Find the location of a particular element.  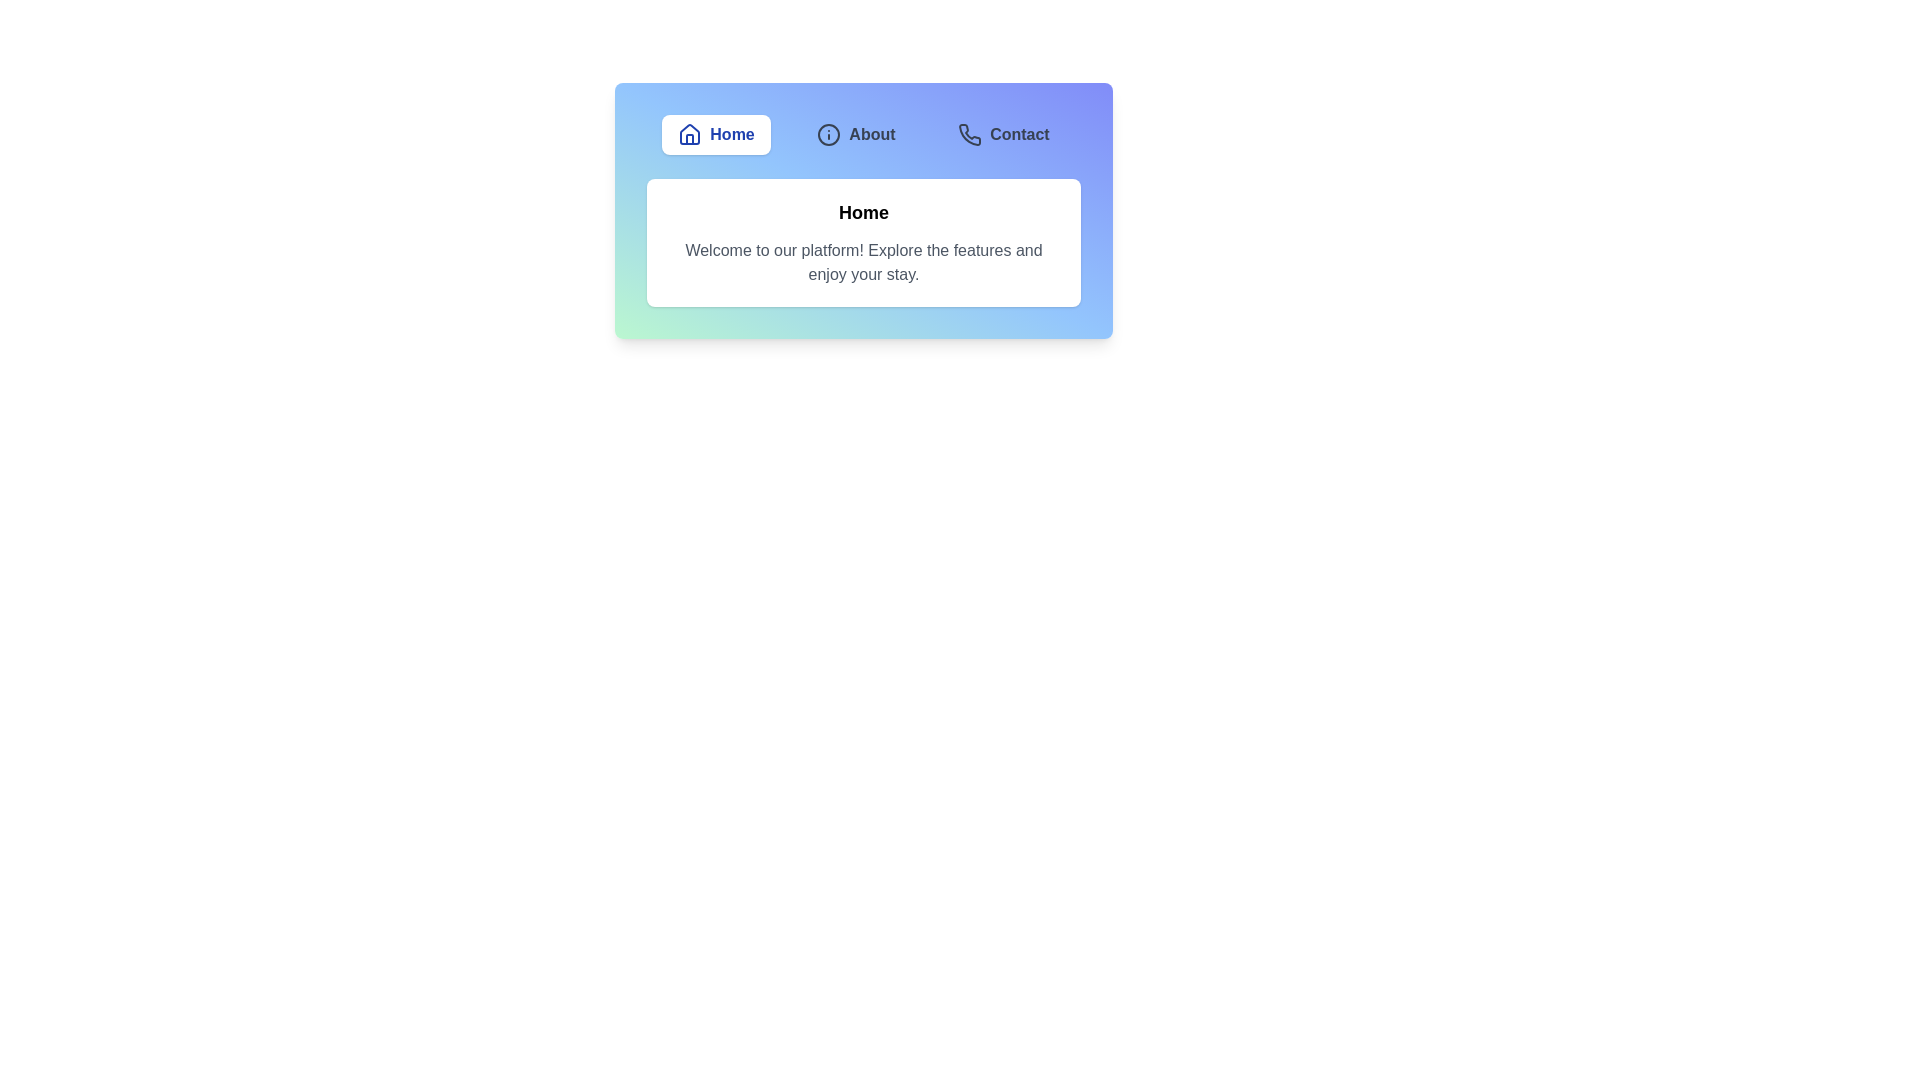

the About tab to navigate to it is located at coordinates (856, 135).